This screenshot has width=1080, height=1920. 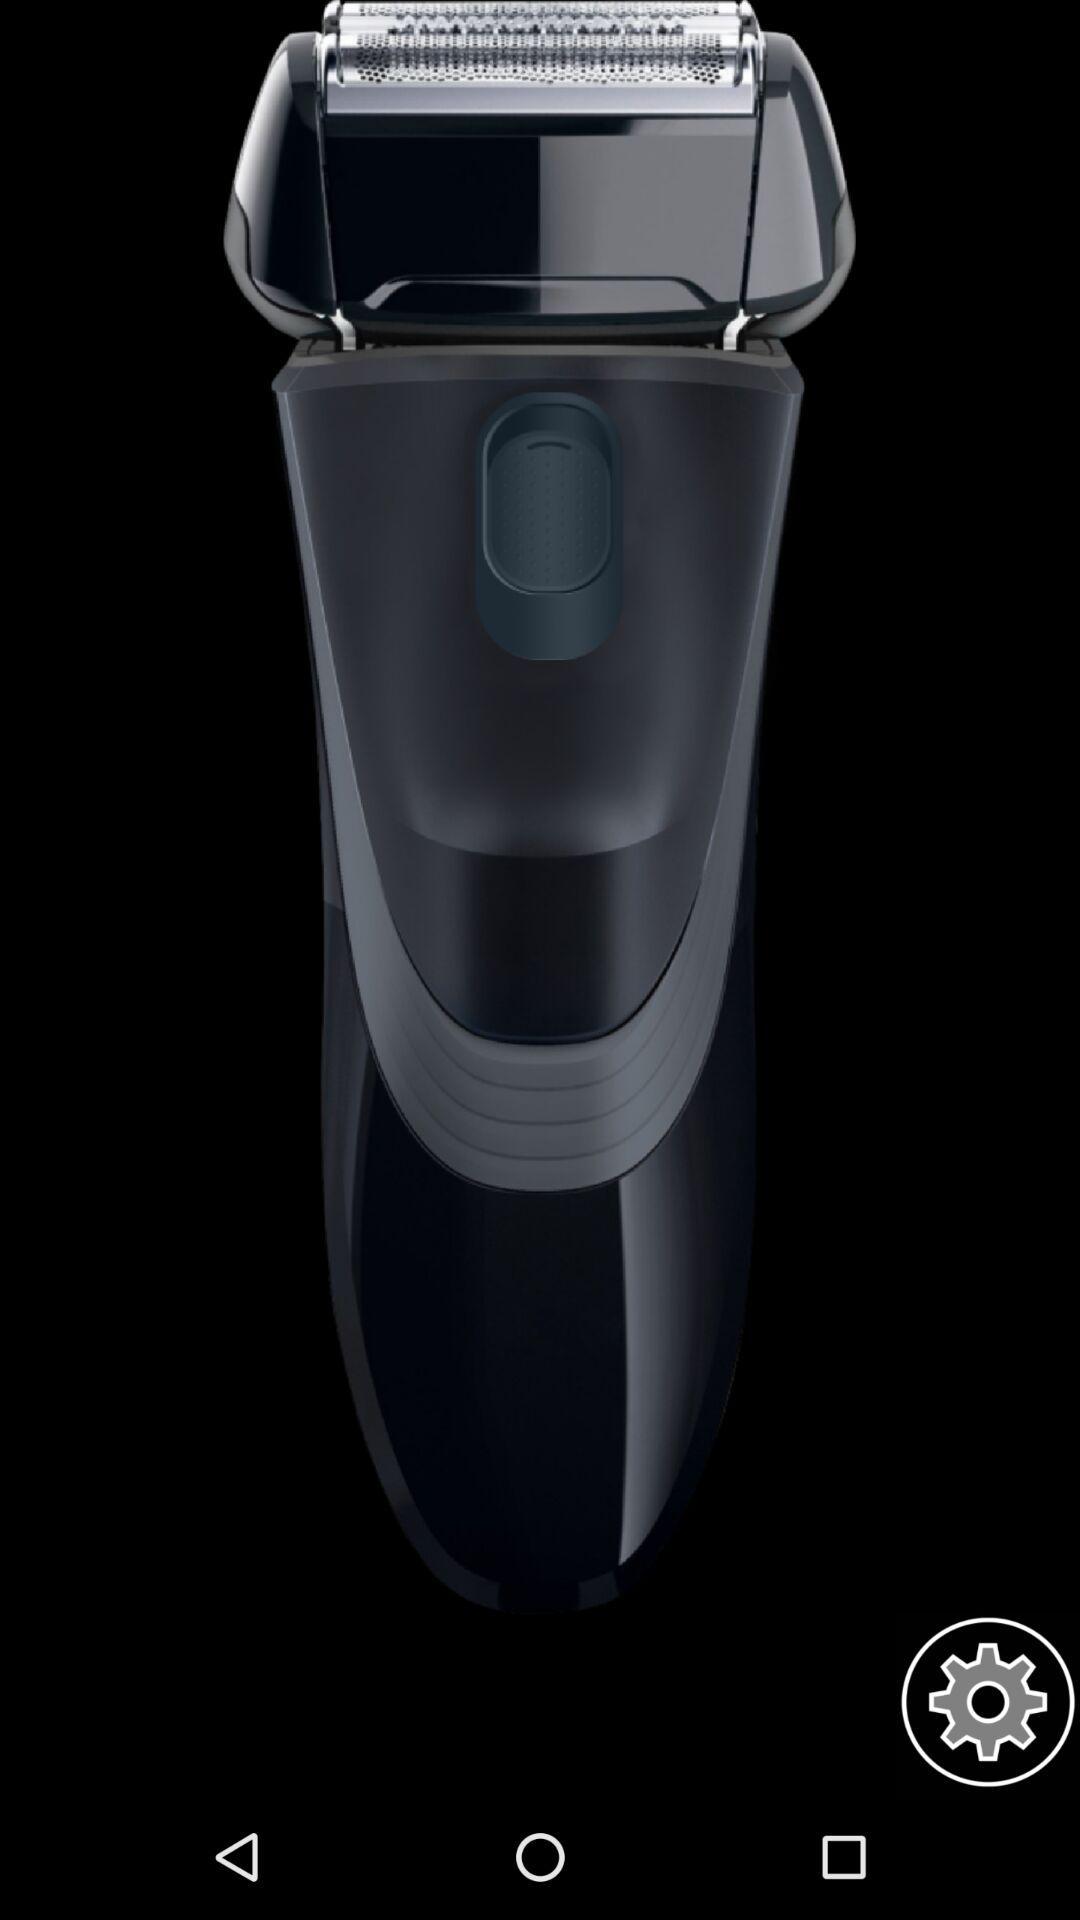 What do you see at coordinates (987, 1701) in the screenshot?
I see `open settings` at bounding box center [987, 1701].